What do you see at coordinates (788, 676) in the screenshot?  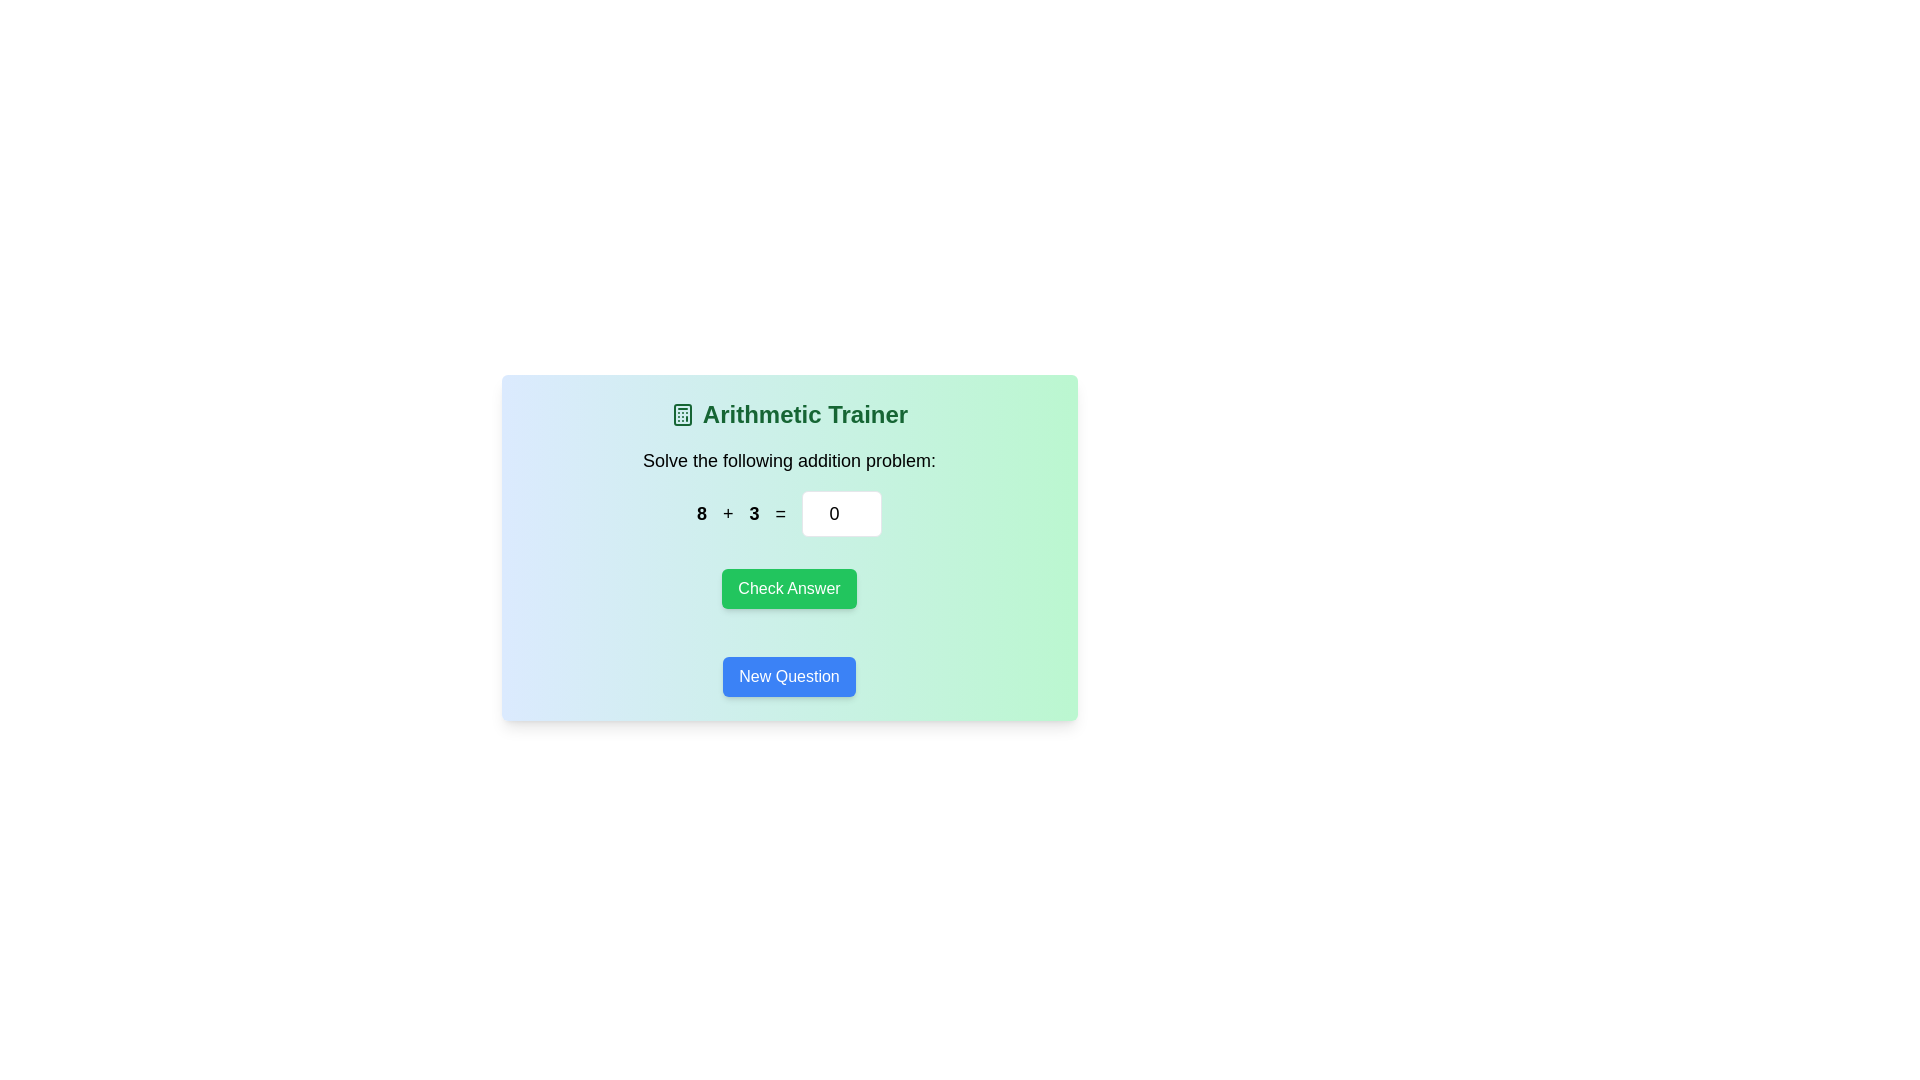 I see `the button that generates a new question, located at the bottom center of the colored card, directly below the green 'Check Answer' button, to observe its hover effect` at bounding box center [788, 676].